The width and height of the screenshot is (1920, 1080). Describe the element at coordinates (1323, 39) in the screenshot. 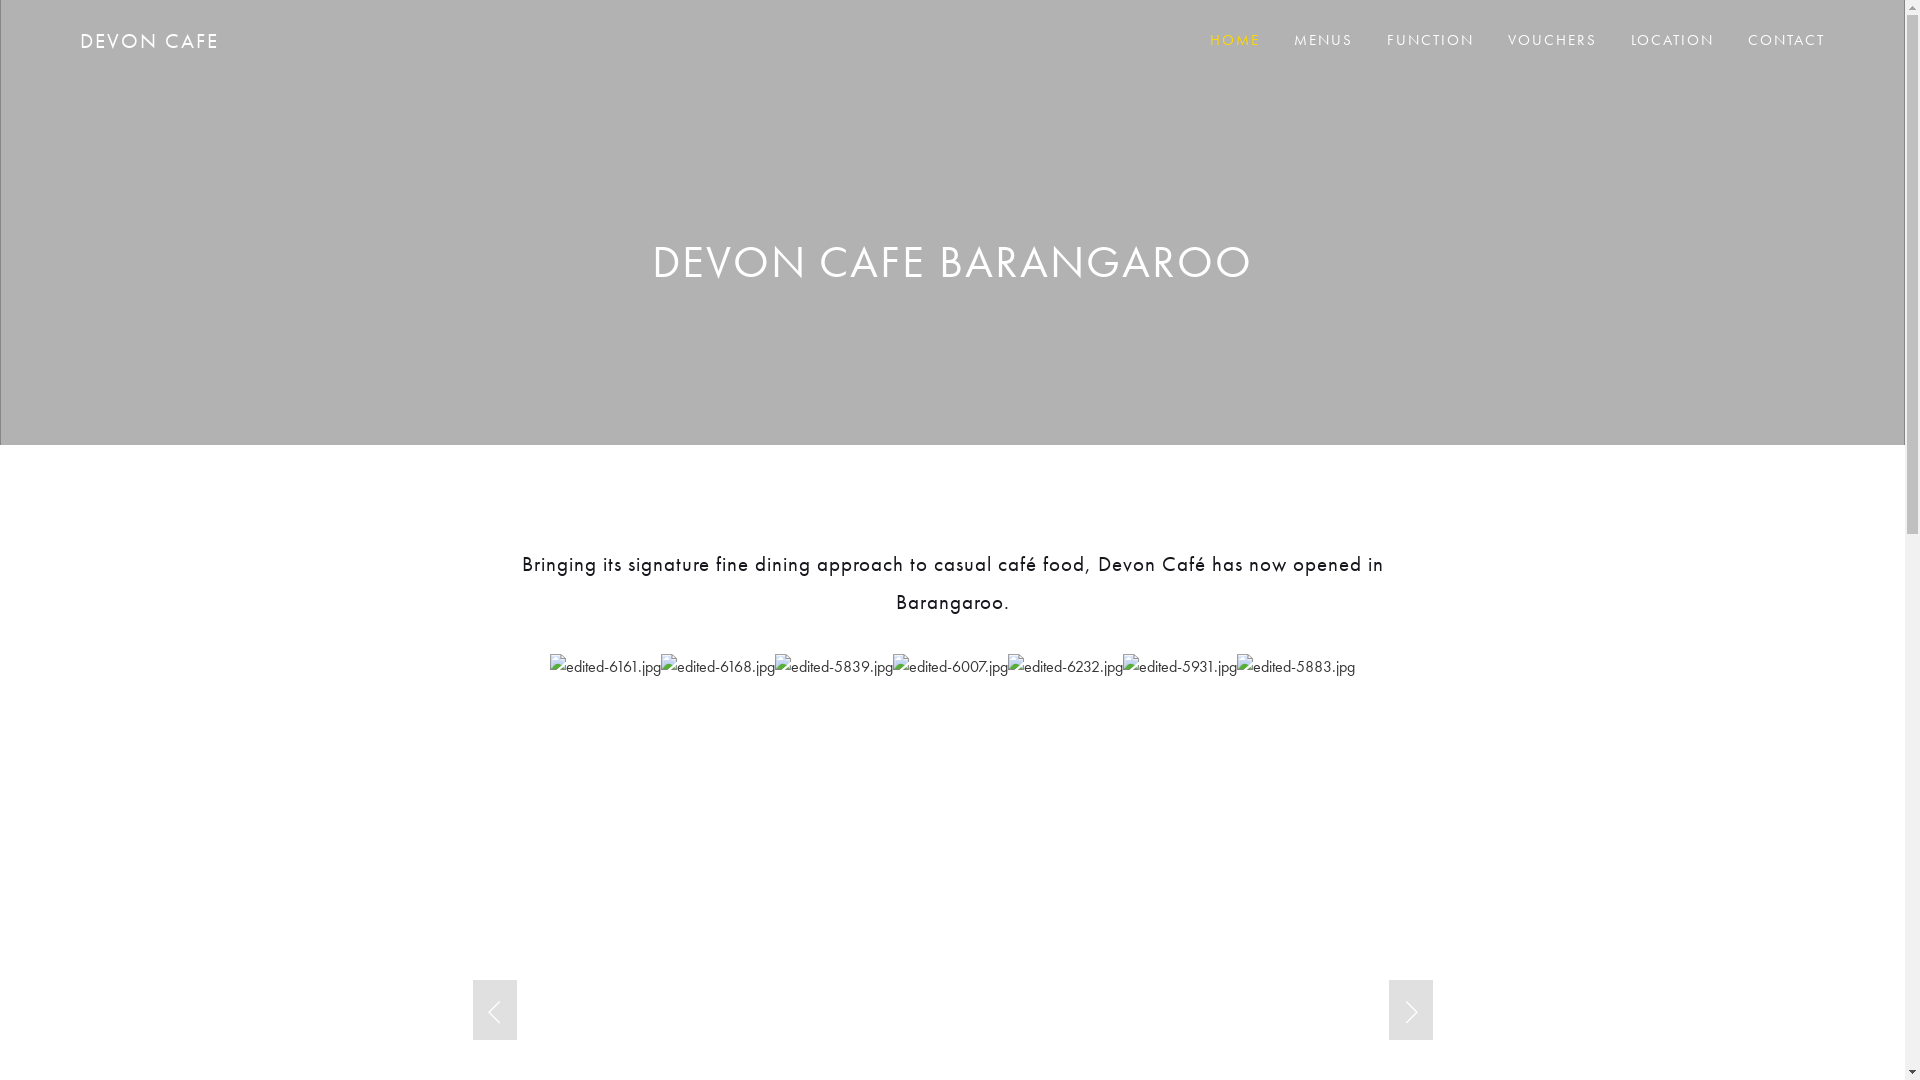

I see `'MENUS'` at that location.